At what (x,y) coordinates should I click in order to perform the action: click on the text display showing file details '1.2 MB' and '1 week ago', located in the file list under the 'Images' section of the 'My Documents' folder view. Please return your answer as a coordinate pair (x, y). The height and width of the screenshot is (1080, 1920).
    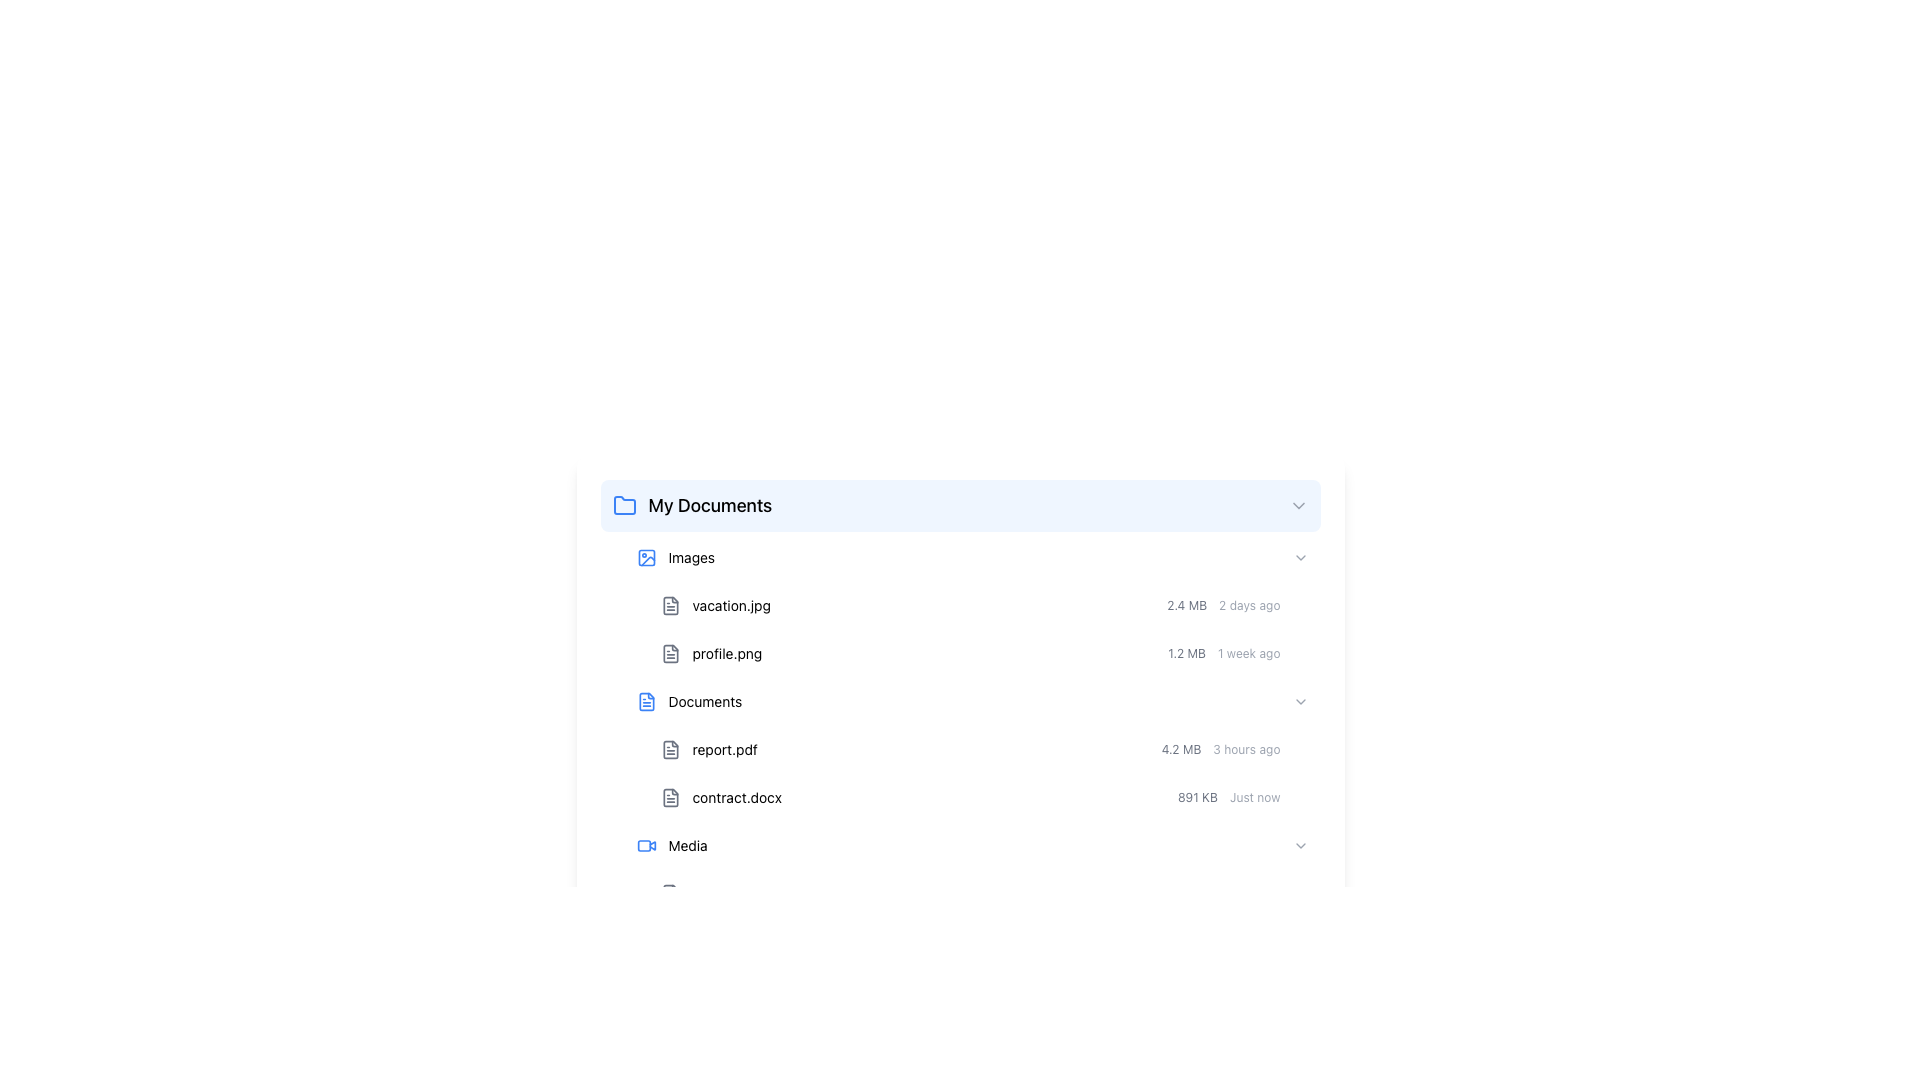
    Looking at the image, I should click on (1237, 654).